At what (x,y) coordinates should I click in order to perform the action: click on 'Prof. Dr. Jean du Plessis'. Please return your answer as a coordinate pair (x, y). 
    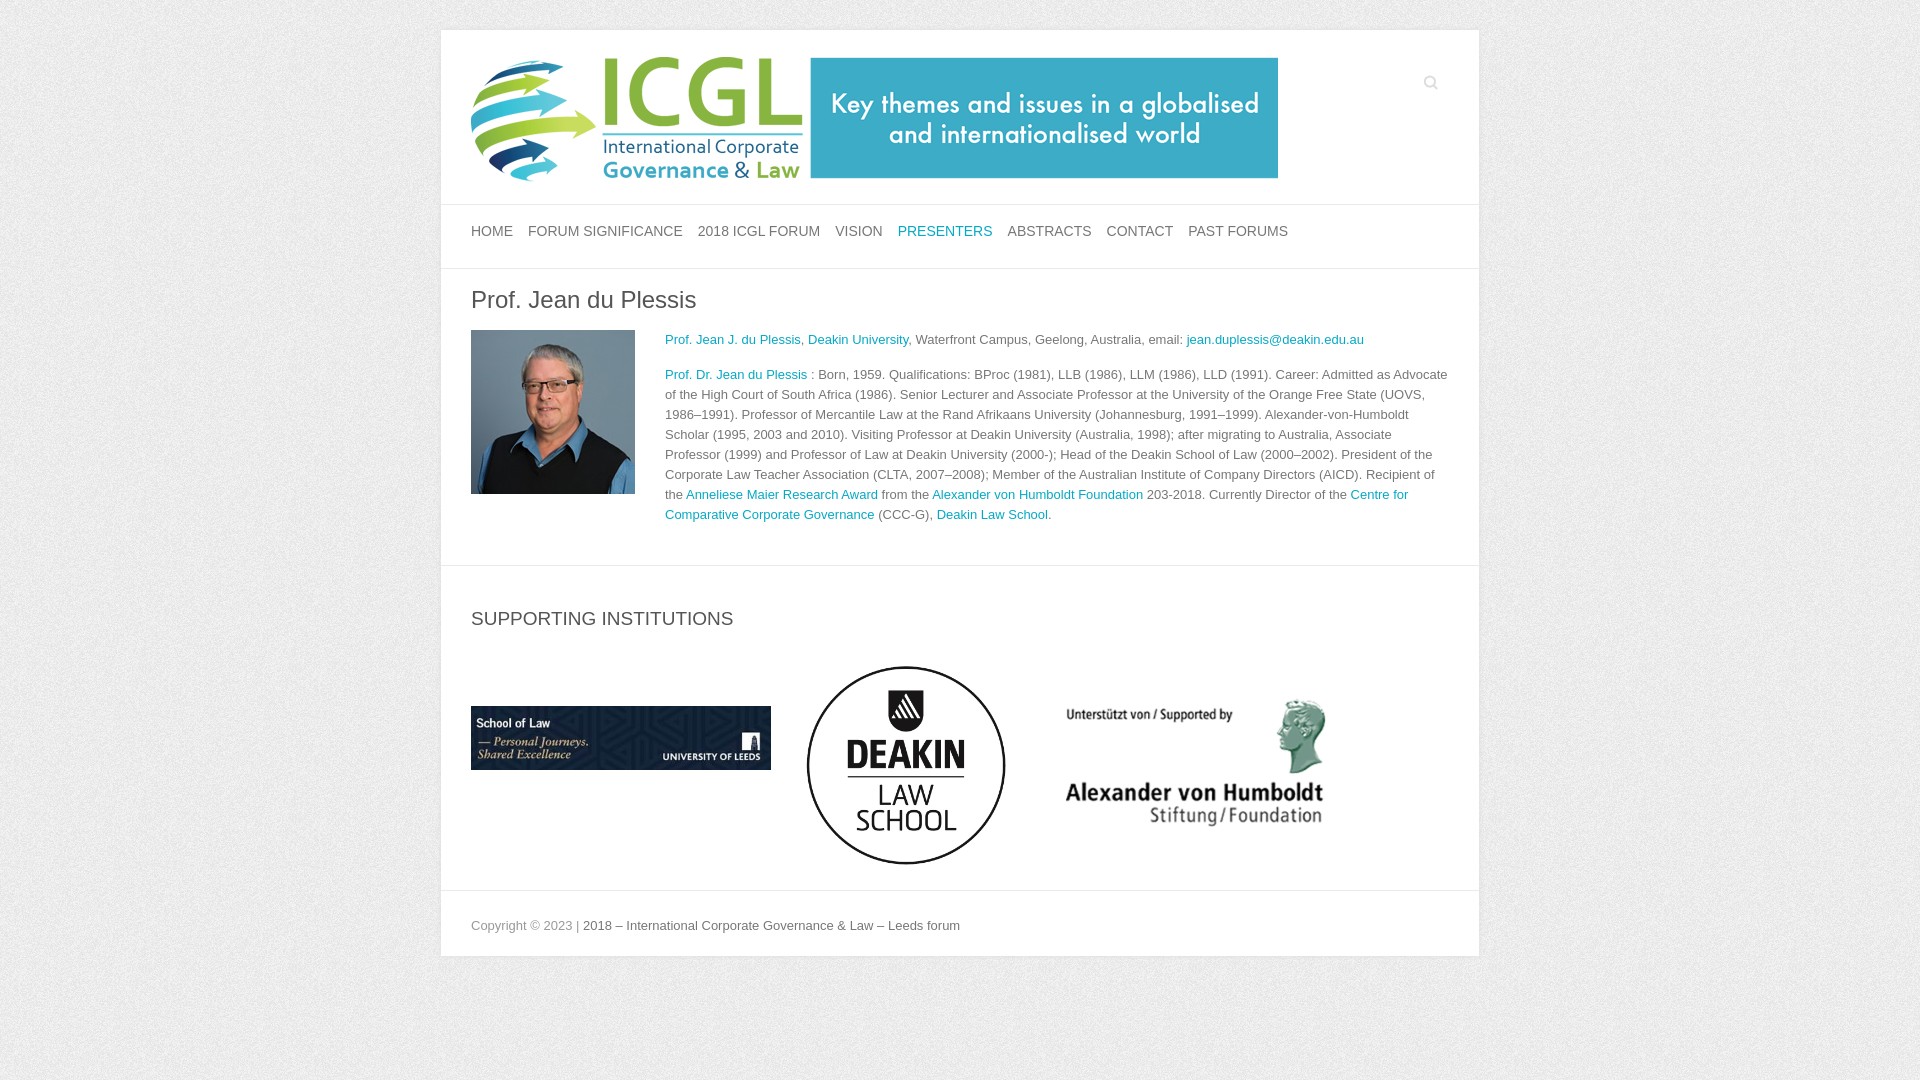
    Looking at the image, I should click on (665, 374).